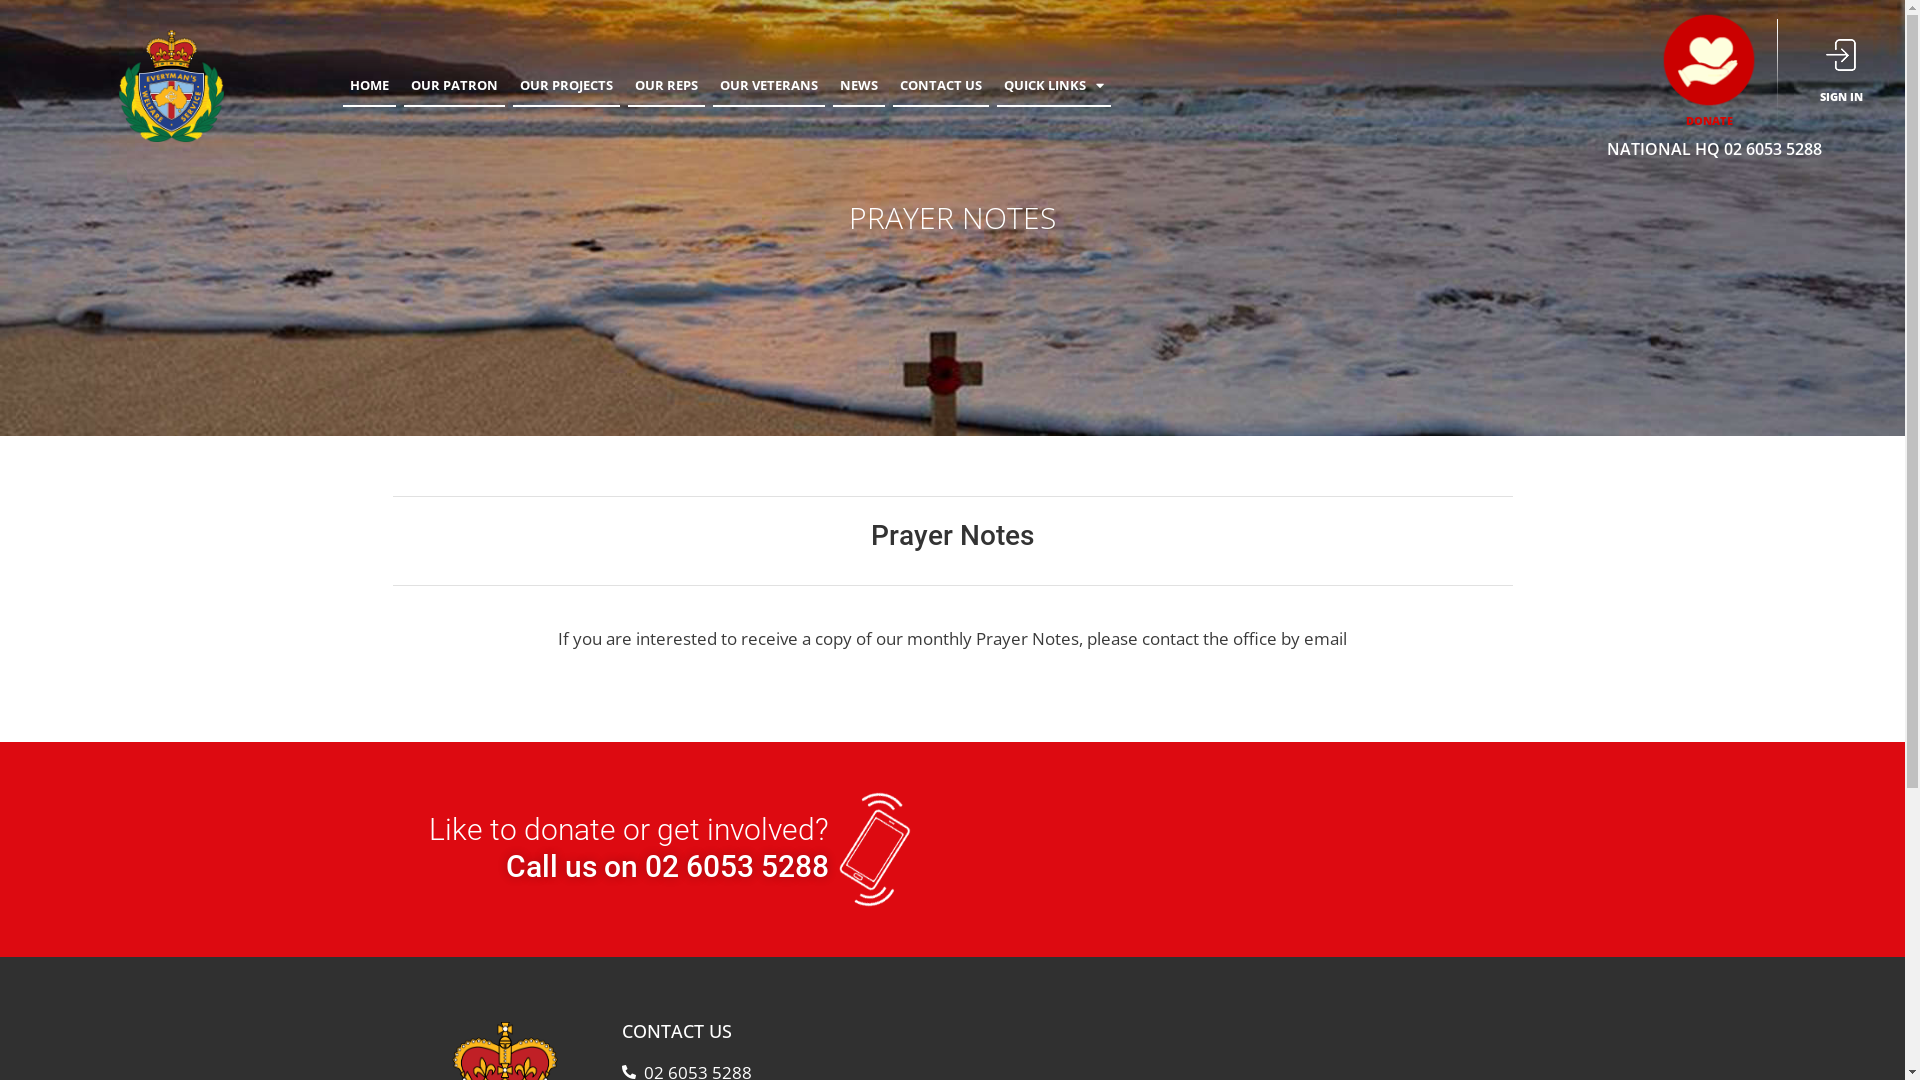  What do you see at coordinates (1708, 120) in the screenshot?
I see `'DONATE'` at bounding box center [1708, 120].